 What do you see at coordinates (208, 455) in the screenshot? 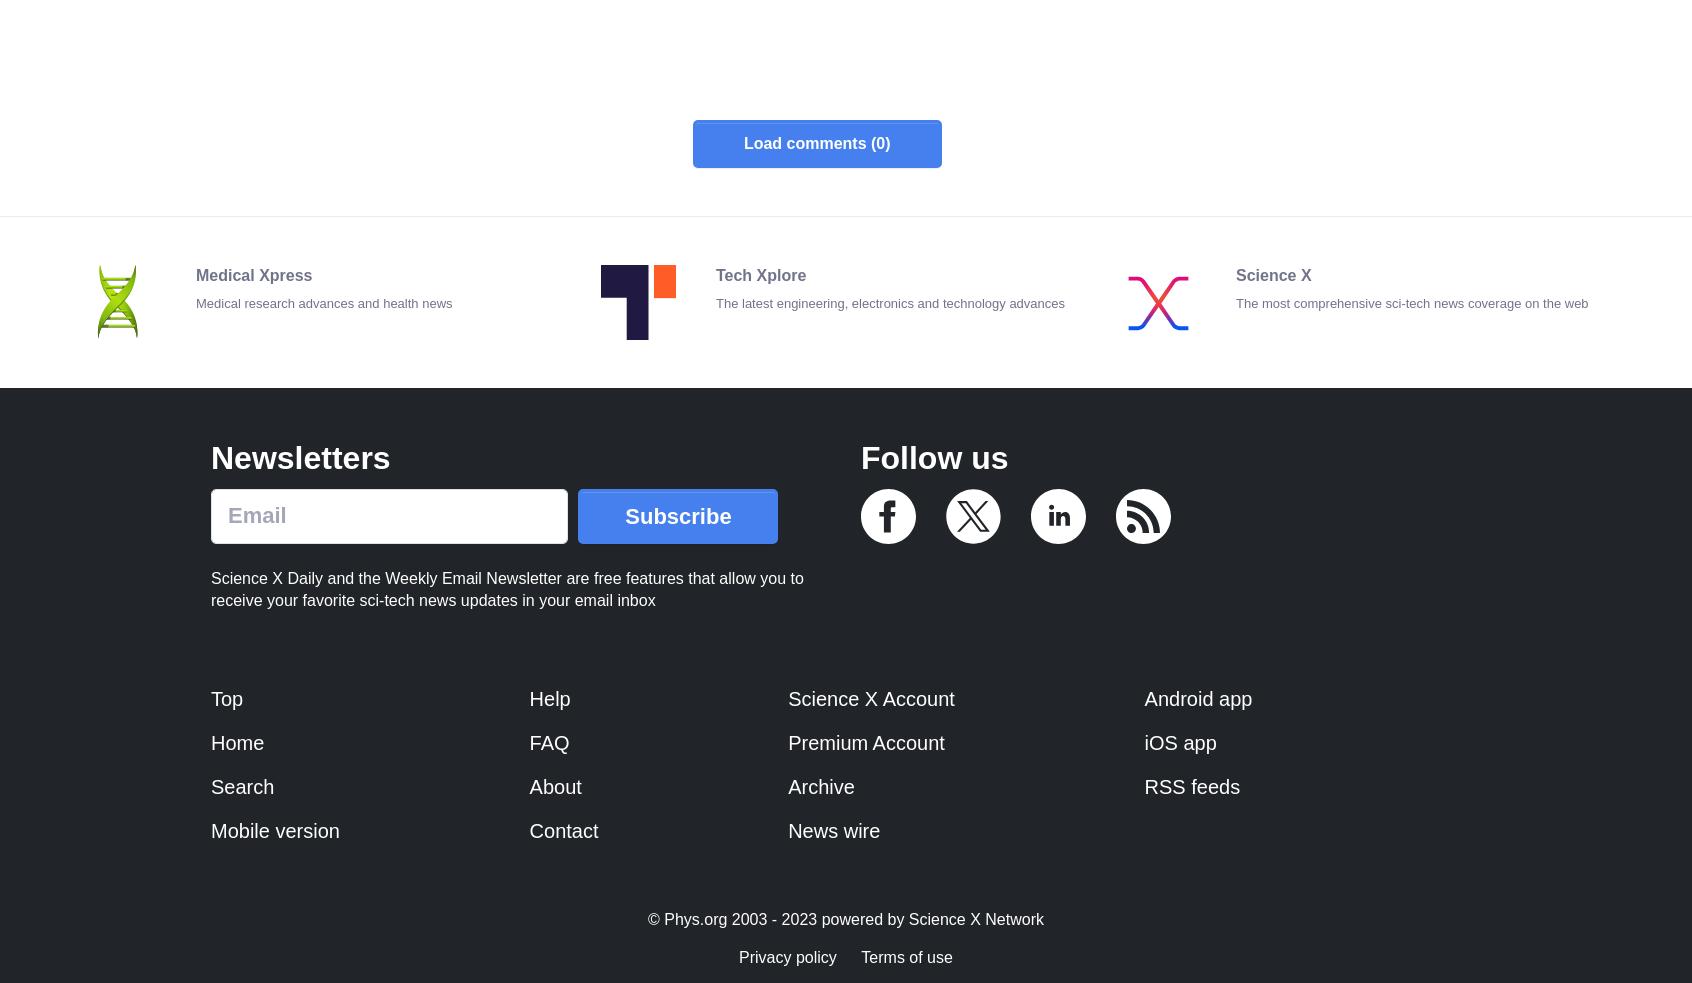
I see `'Newsletters'` at bounding box center [208, 455].